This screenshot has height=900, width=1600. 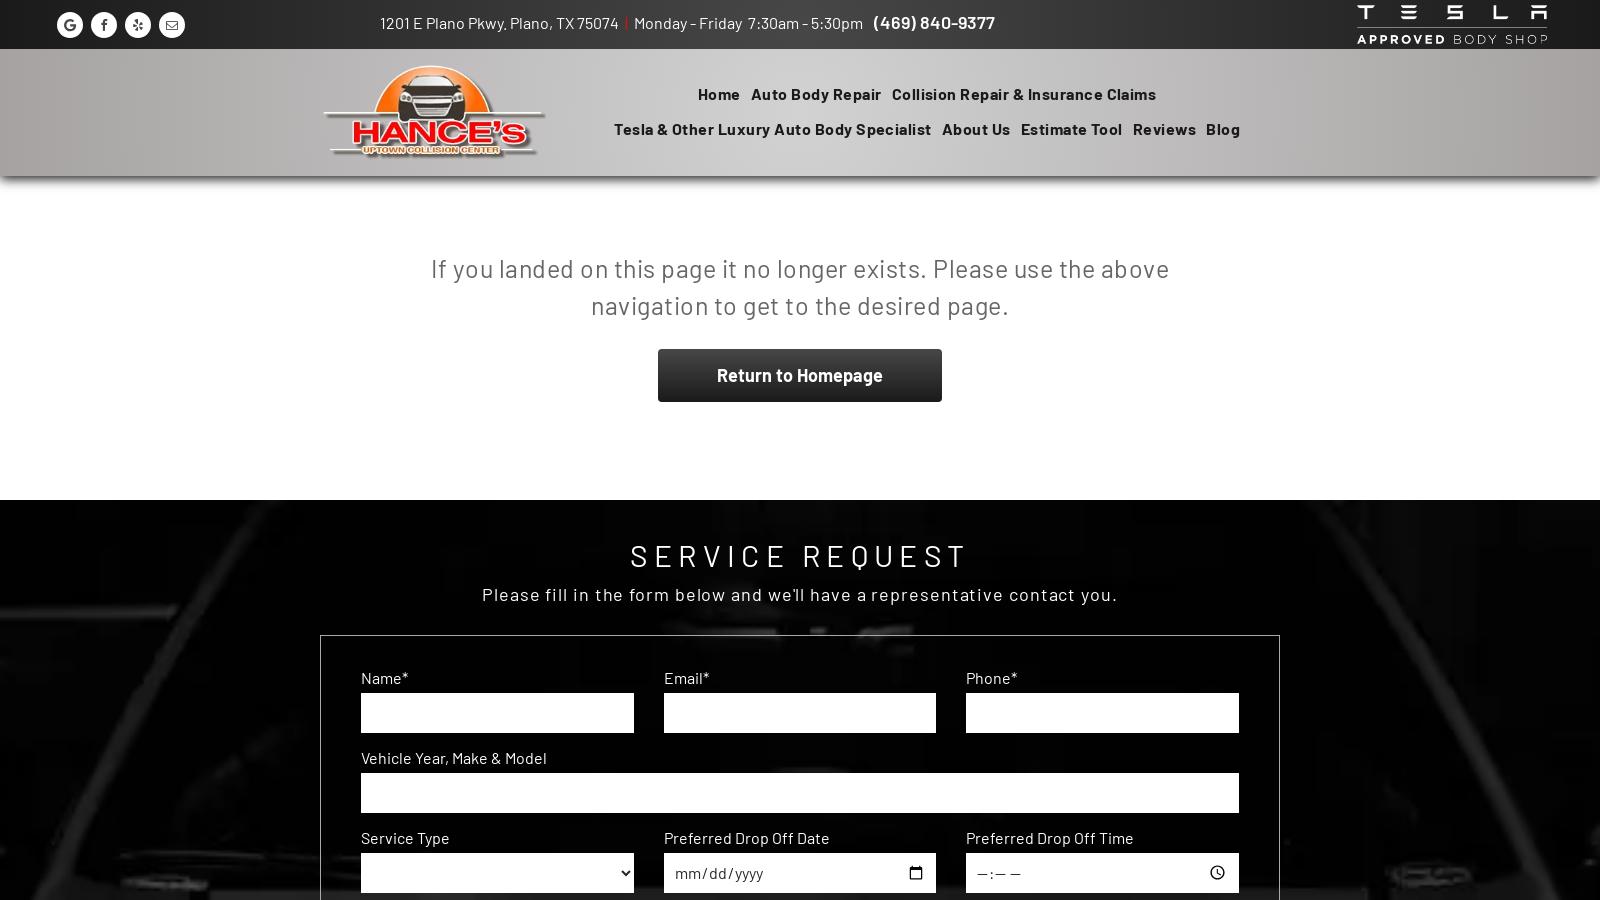 I want to click on 'Vehicle Year, Make & Model', so click(x=360, y=755).